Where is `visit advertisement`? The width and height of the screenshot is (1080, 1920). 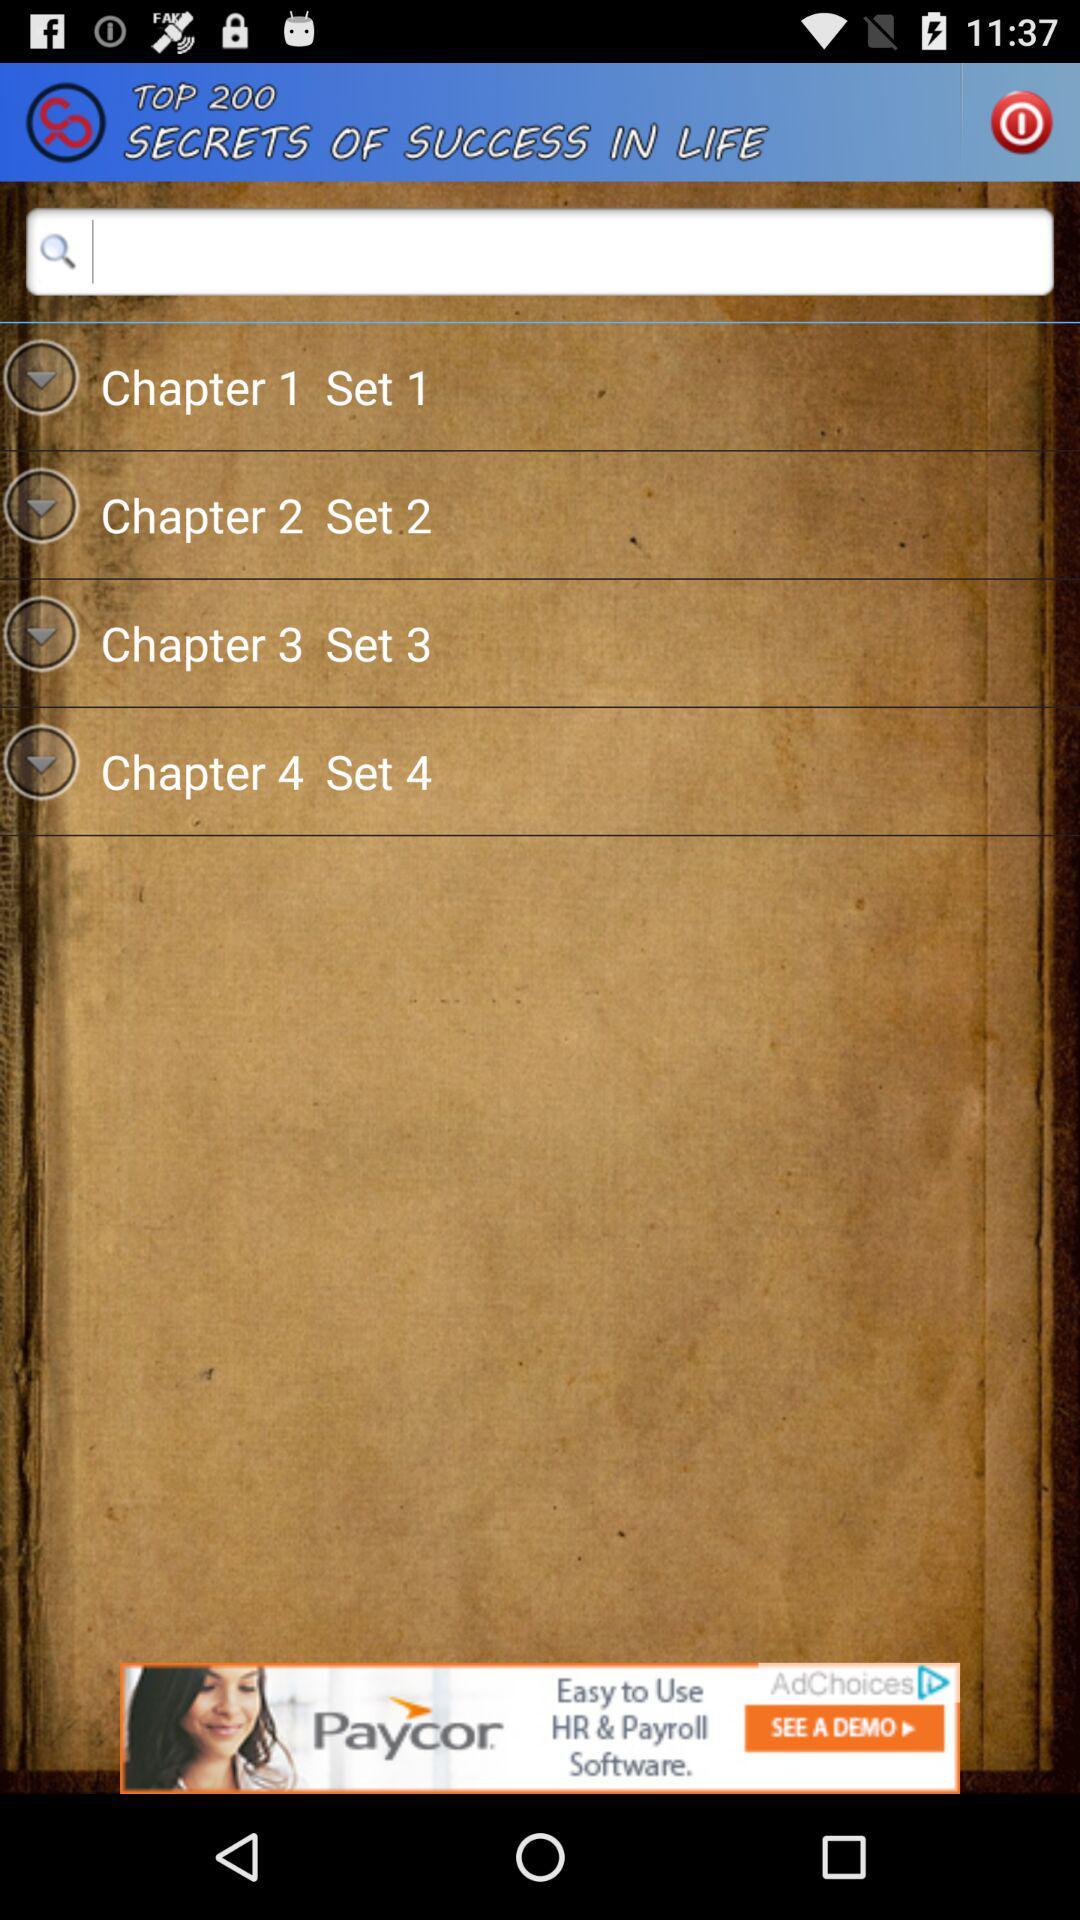 visit advertisement is located at coordinates (540, 1727).